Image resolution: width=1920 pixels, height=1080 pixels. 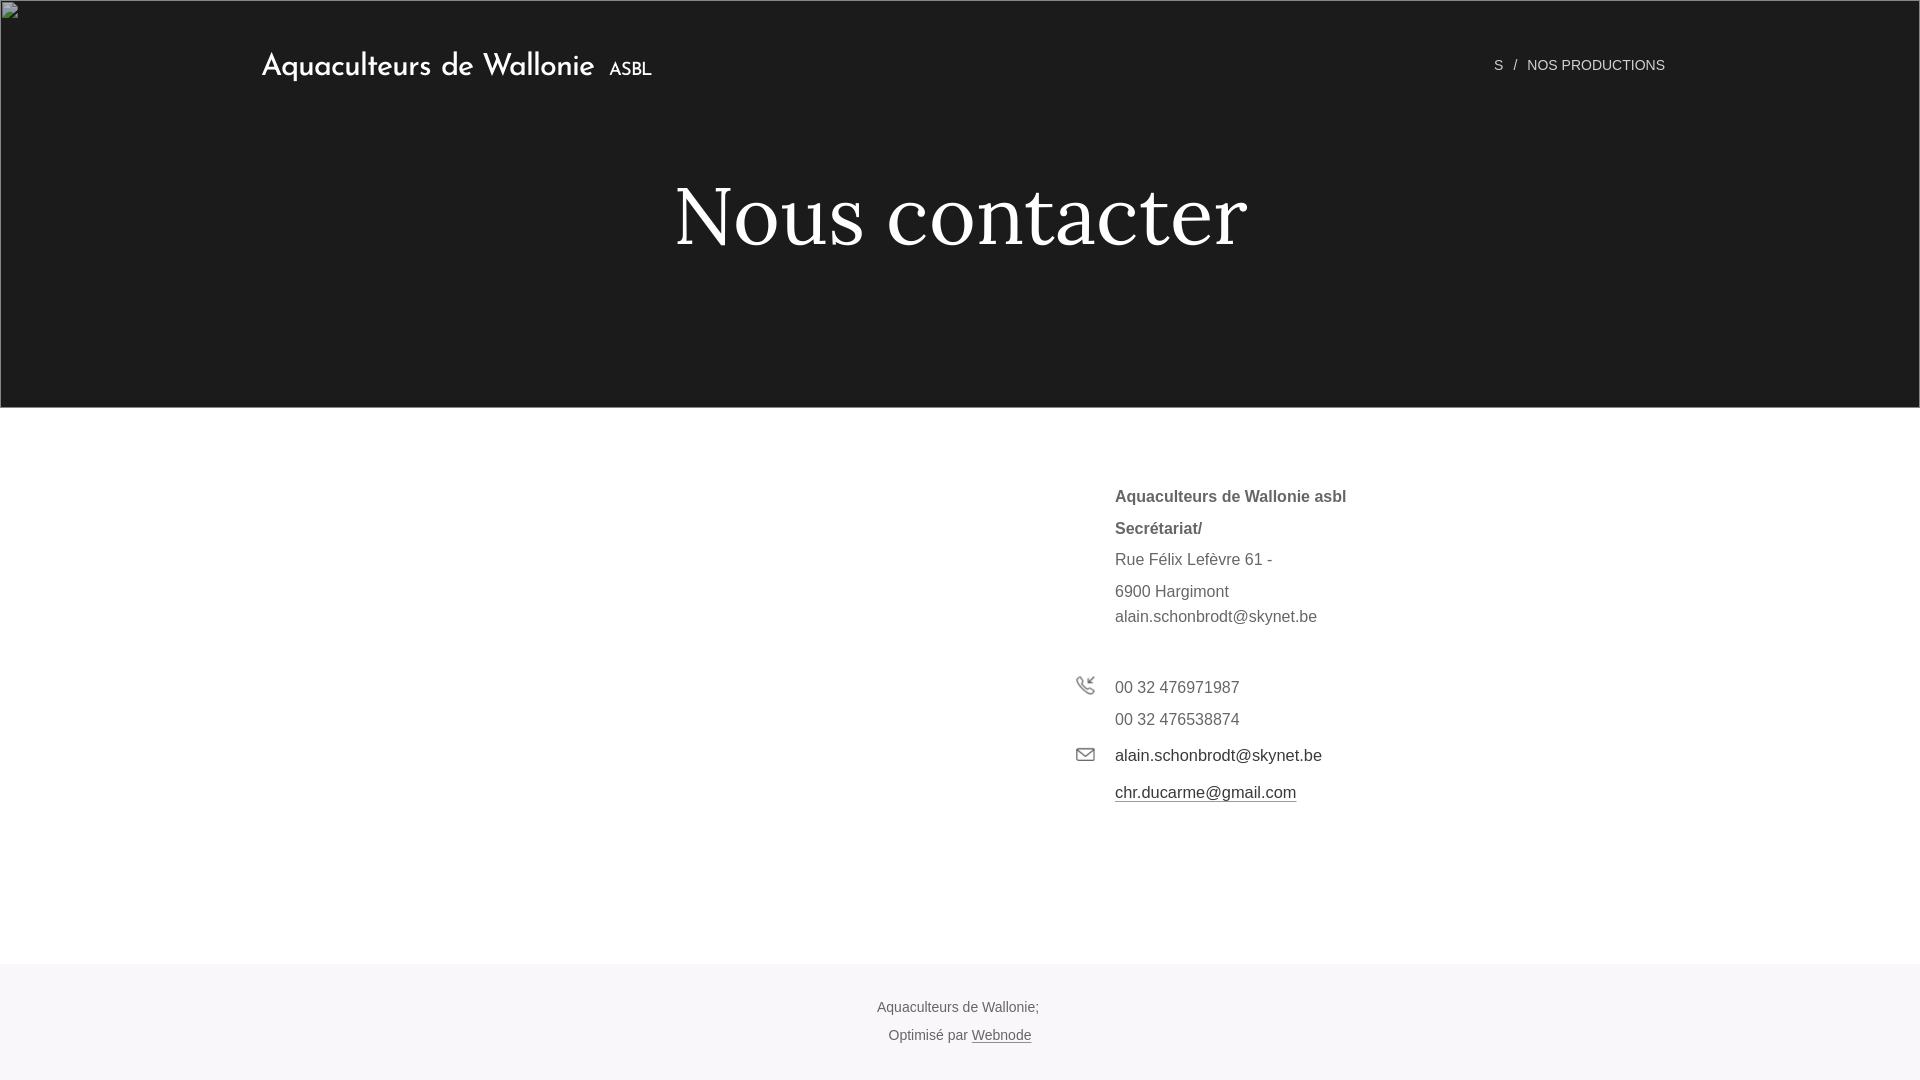 What do you see at coordinates (1434, 64) in the screenshot?
I see `'LES PRODUCTEURS'` at bounding box center [1434, 64].